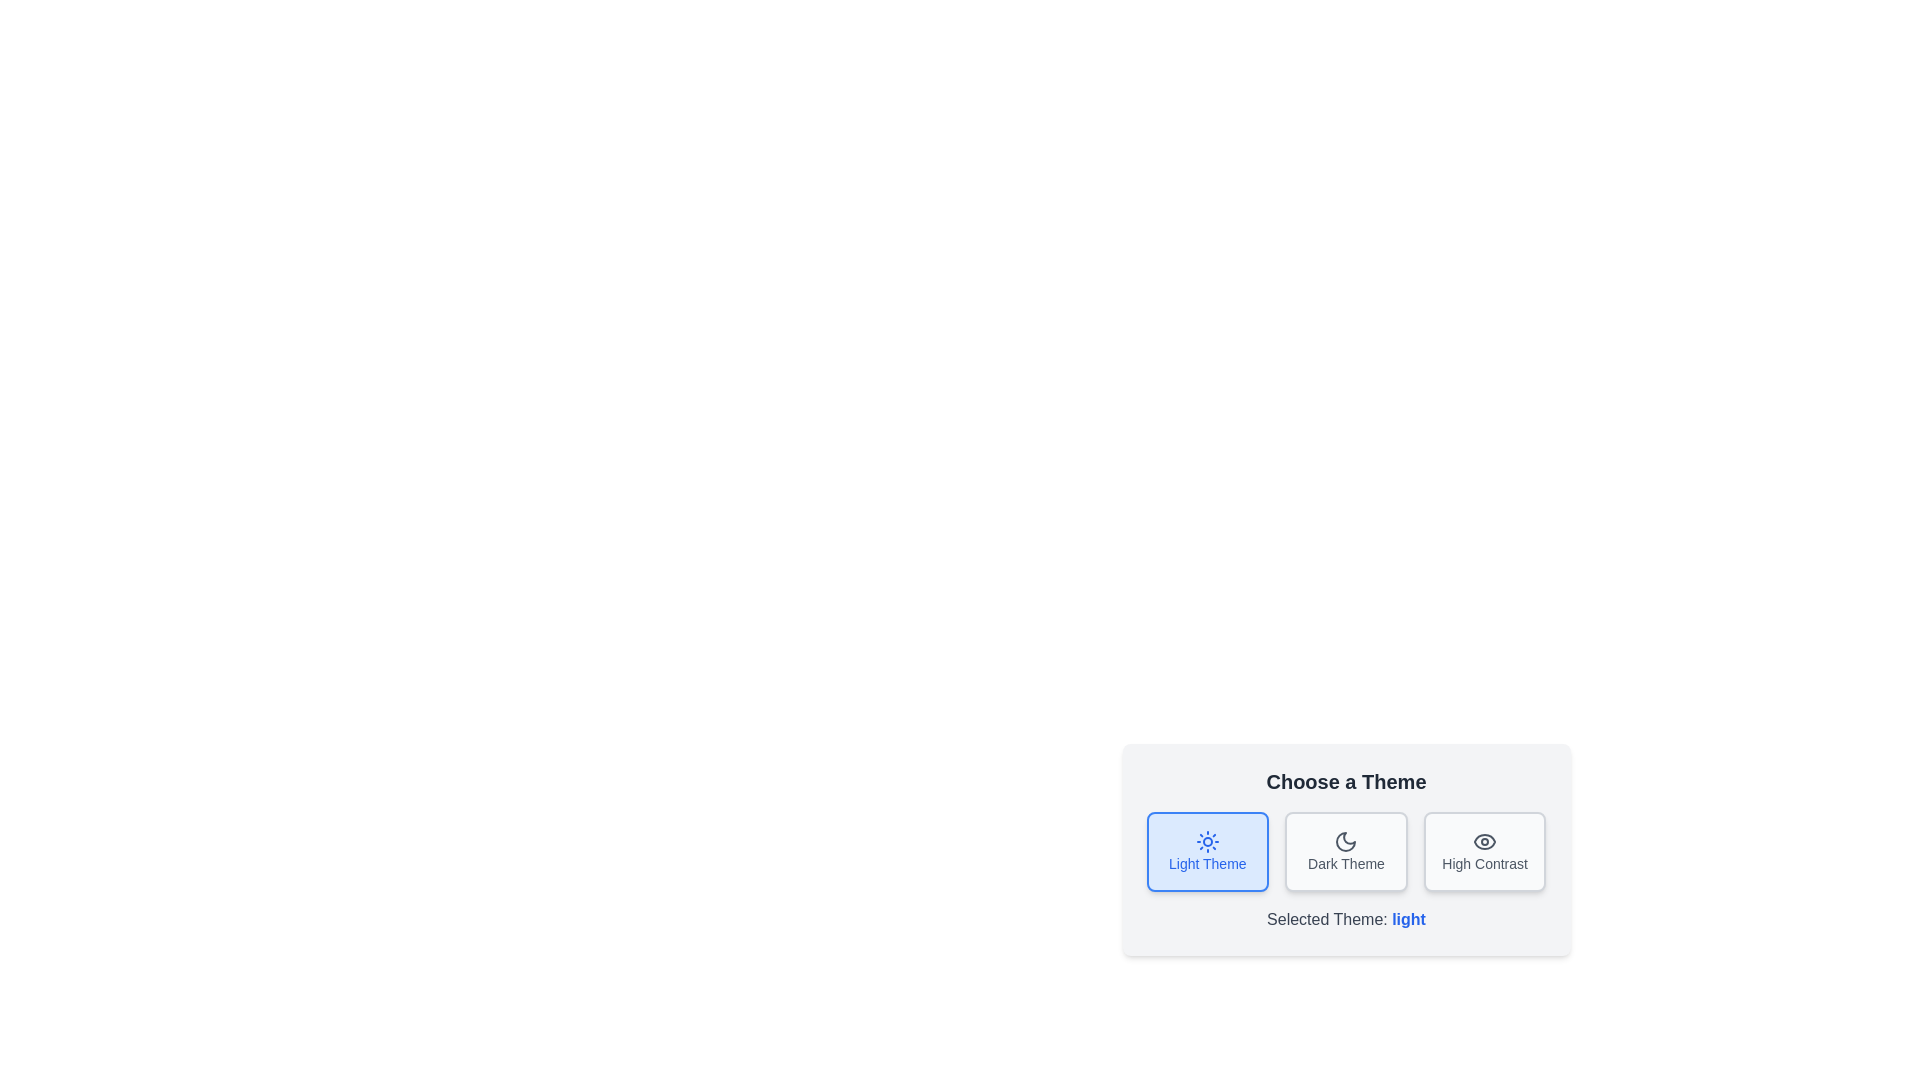 This screenshot has width=1920, height=1080. Describe the element at coordinates (1485, 852) in the screenshot. I see `the theme corresponding to High Contrast by clicking the respective button` at that location.